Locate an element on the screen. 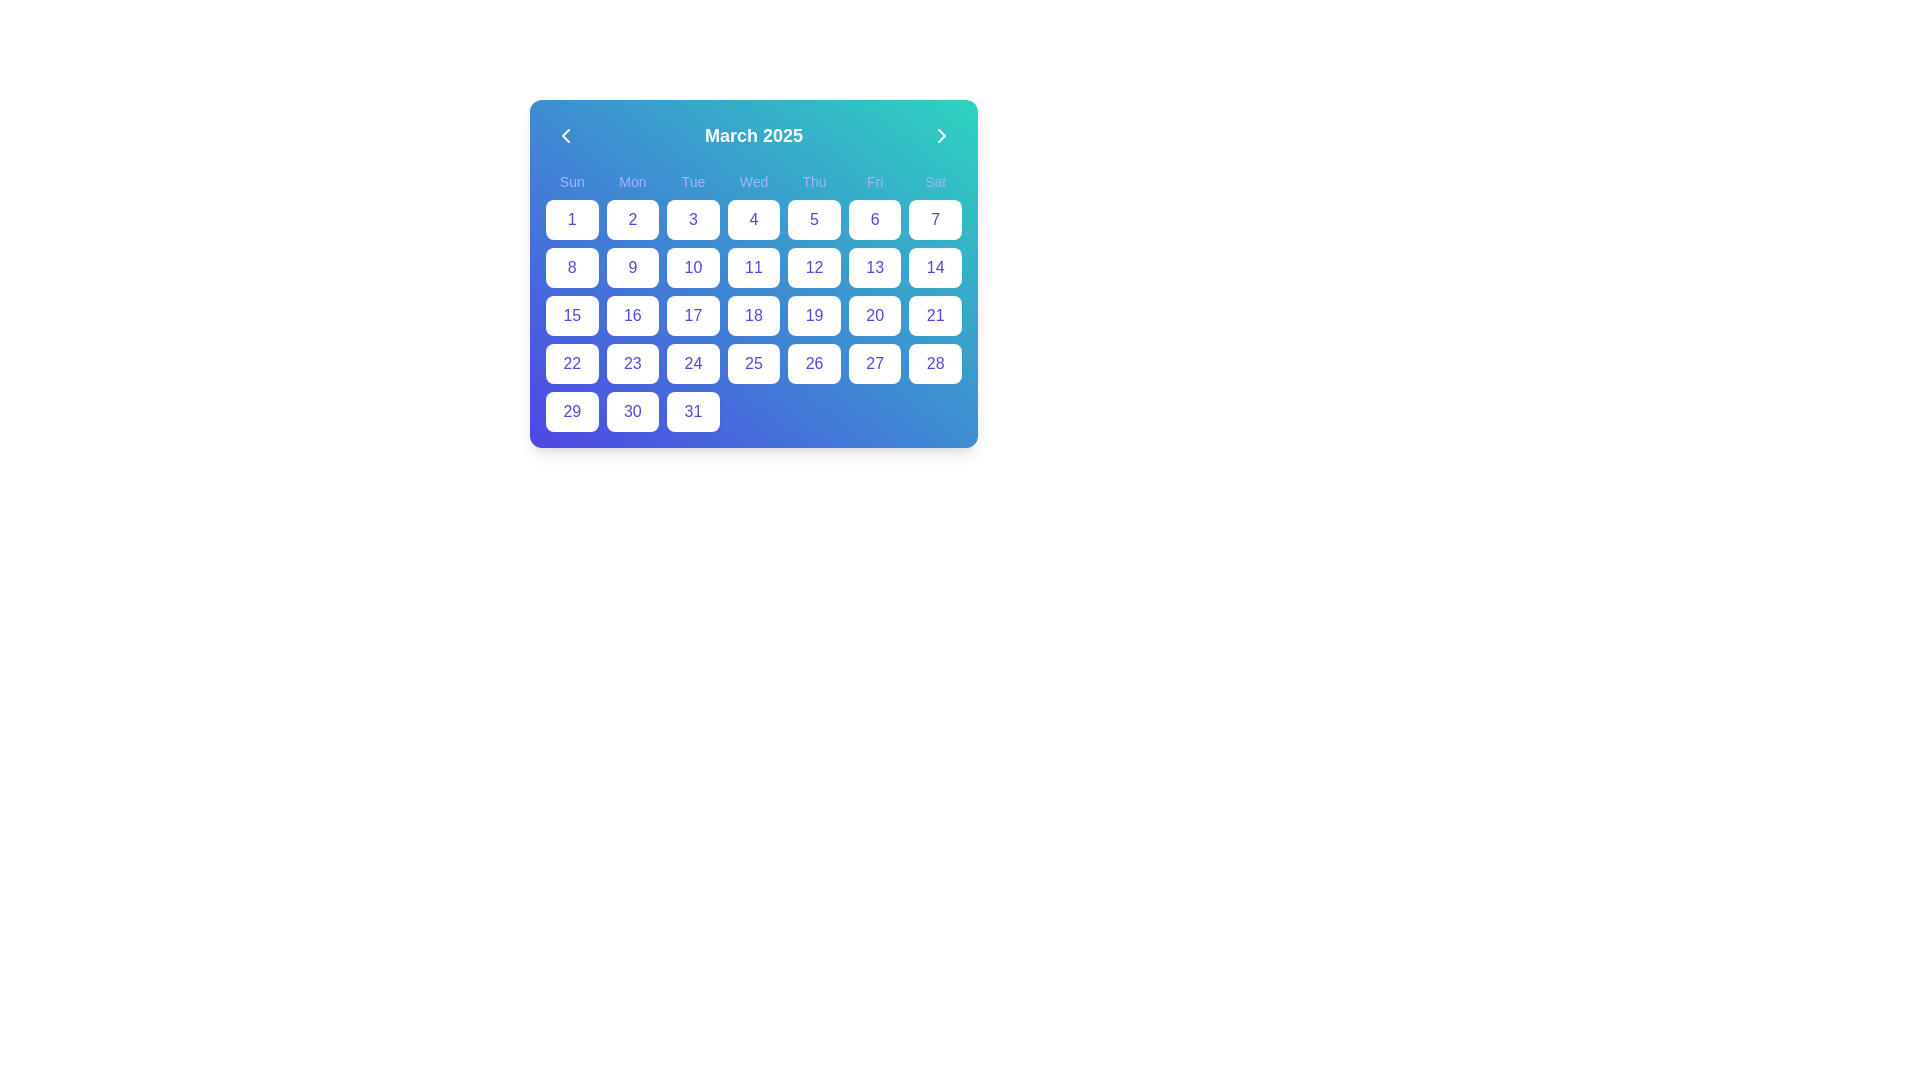 The image size is (1920, 1080). the Text Label that indicates the currently selected month and year in the calendar interface, located at the top and horizontally centered is located at coordinates (752, 135).